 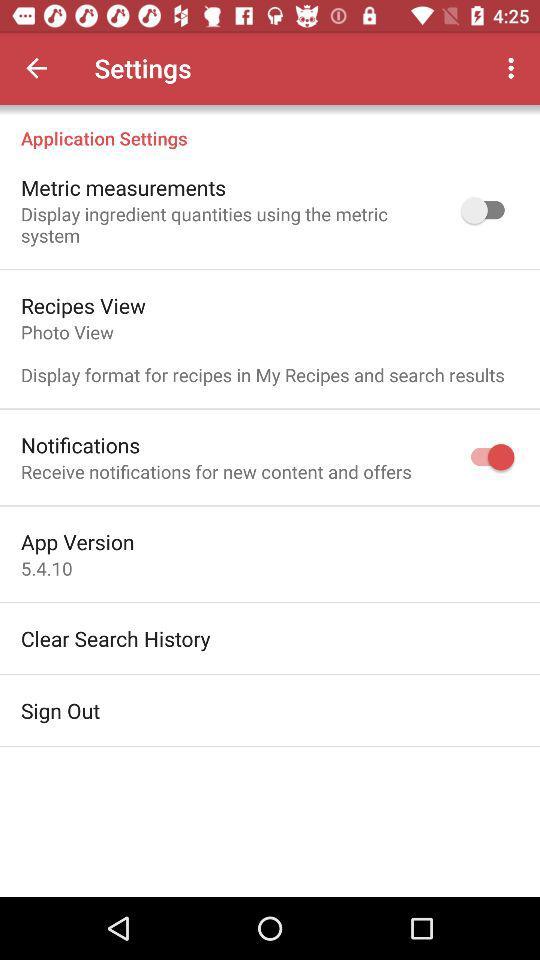 What do you see at coordinates (270, 126) in the screenshot?
I see `application settings item` at bounding box center [270, 126].